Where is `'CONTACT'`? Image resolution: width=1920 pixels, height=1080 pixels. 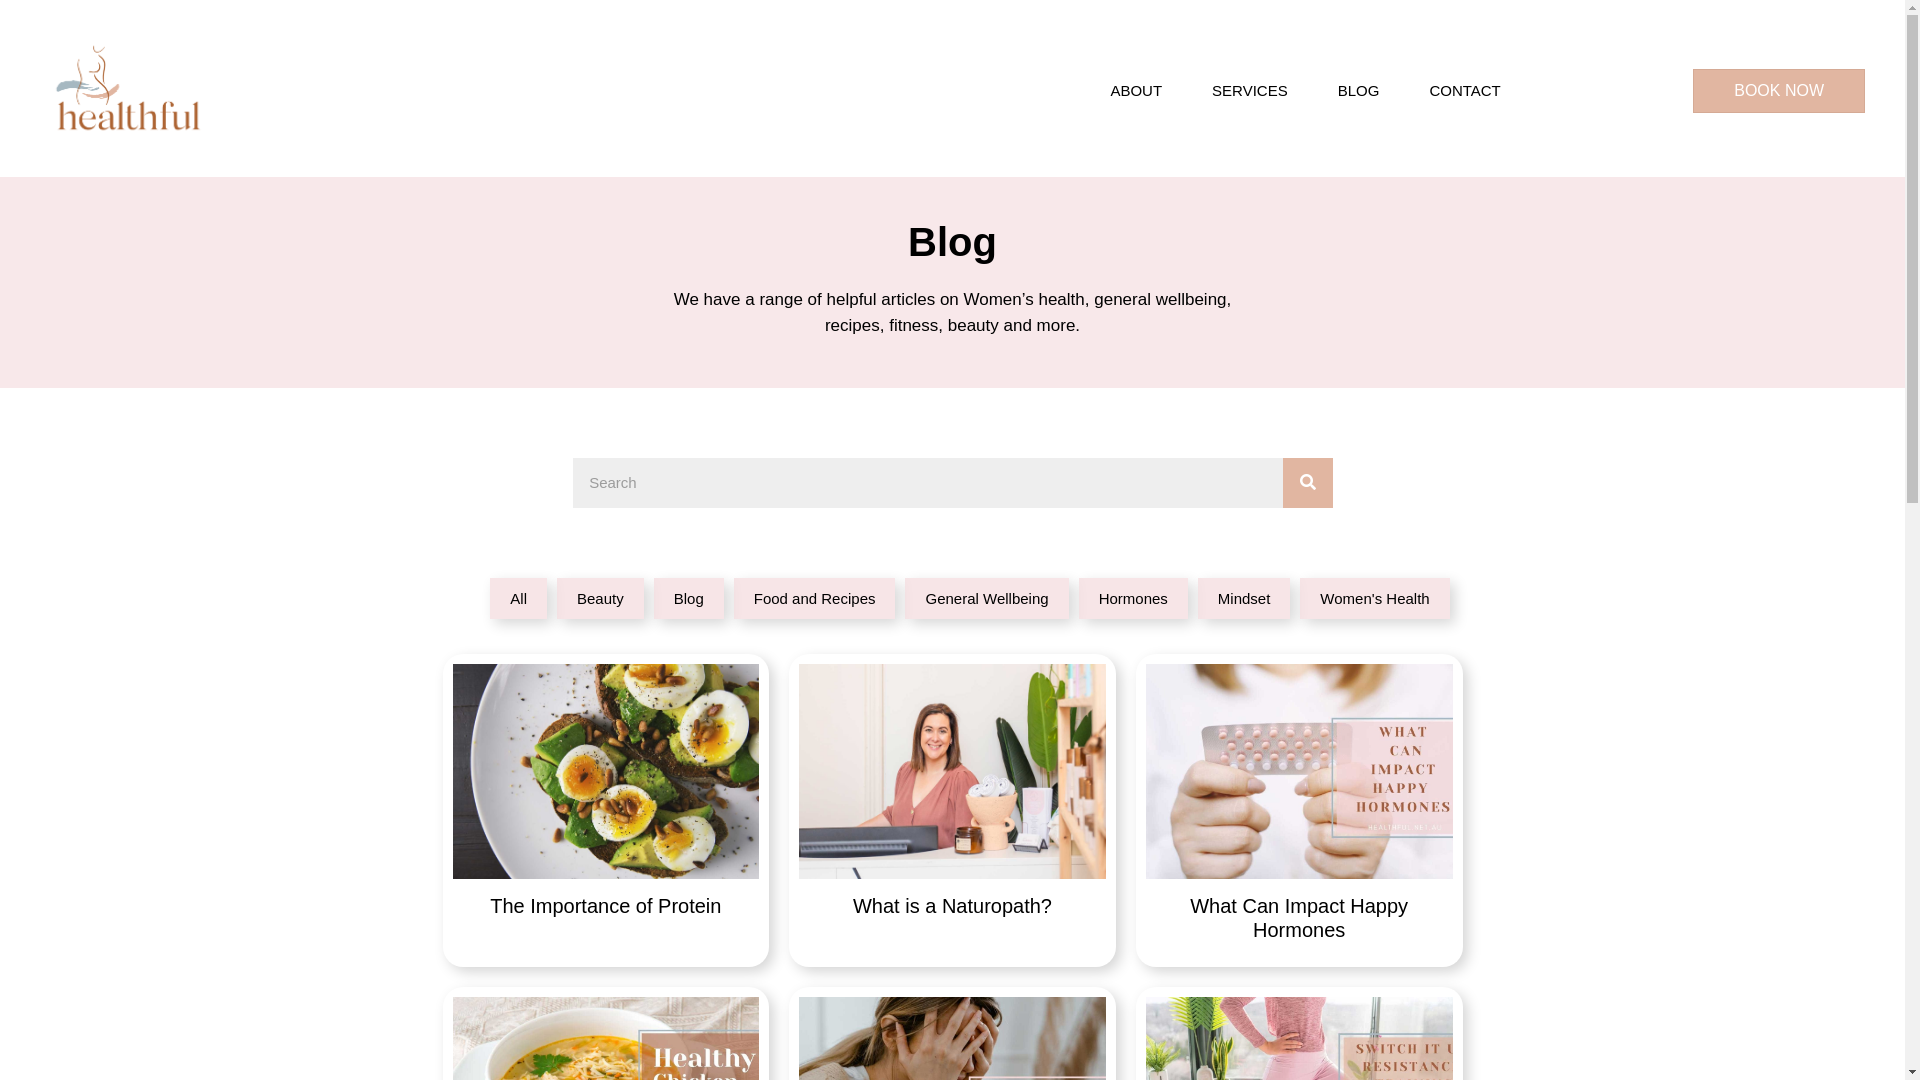 'CONTACT' is located at coordinates (1408, 91).